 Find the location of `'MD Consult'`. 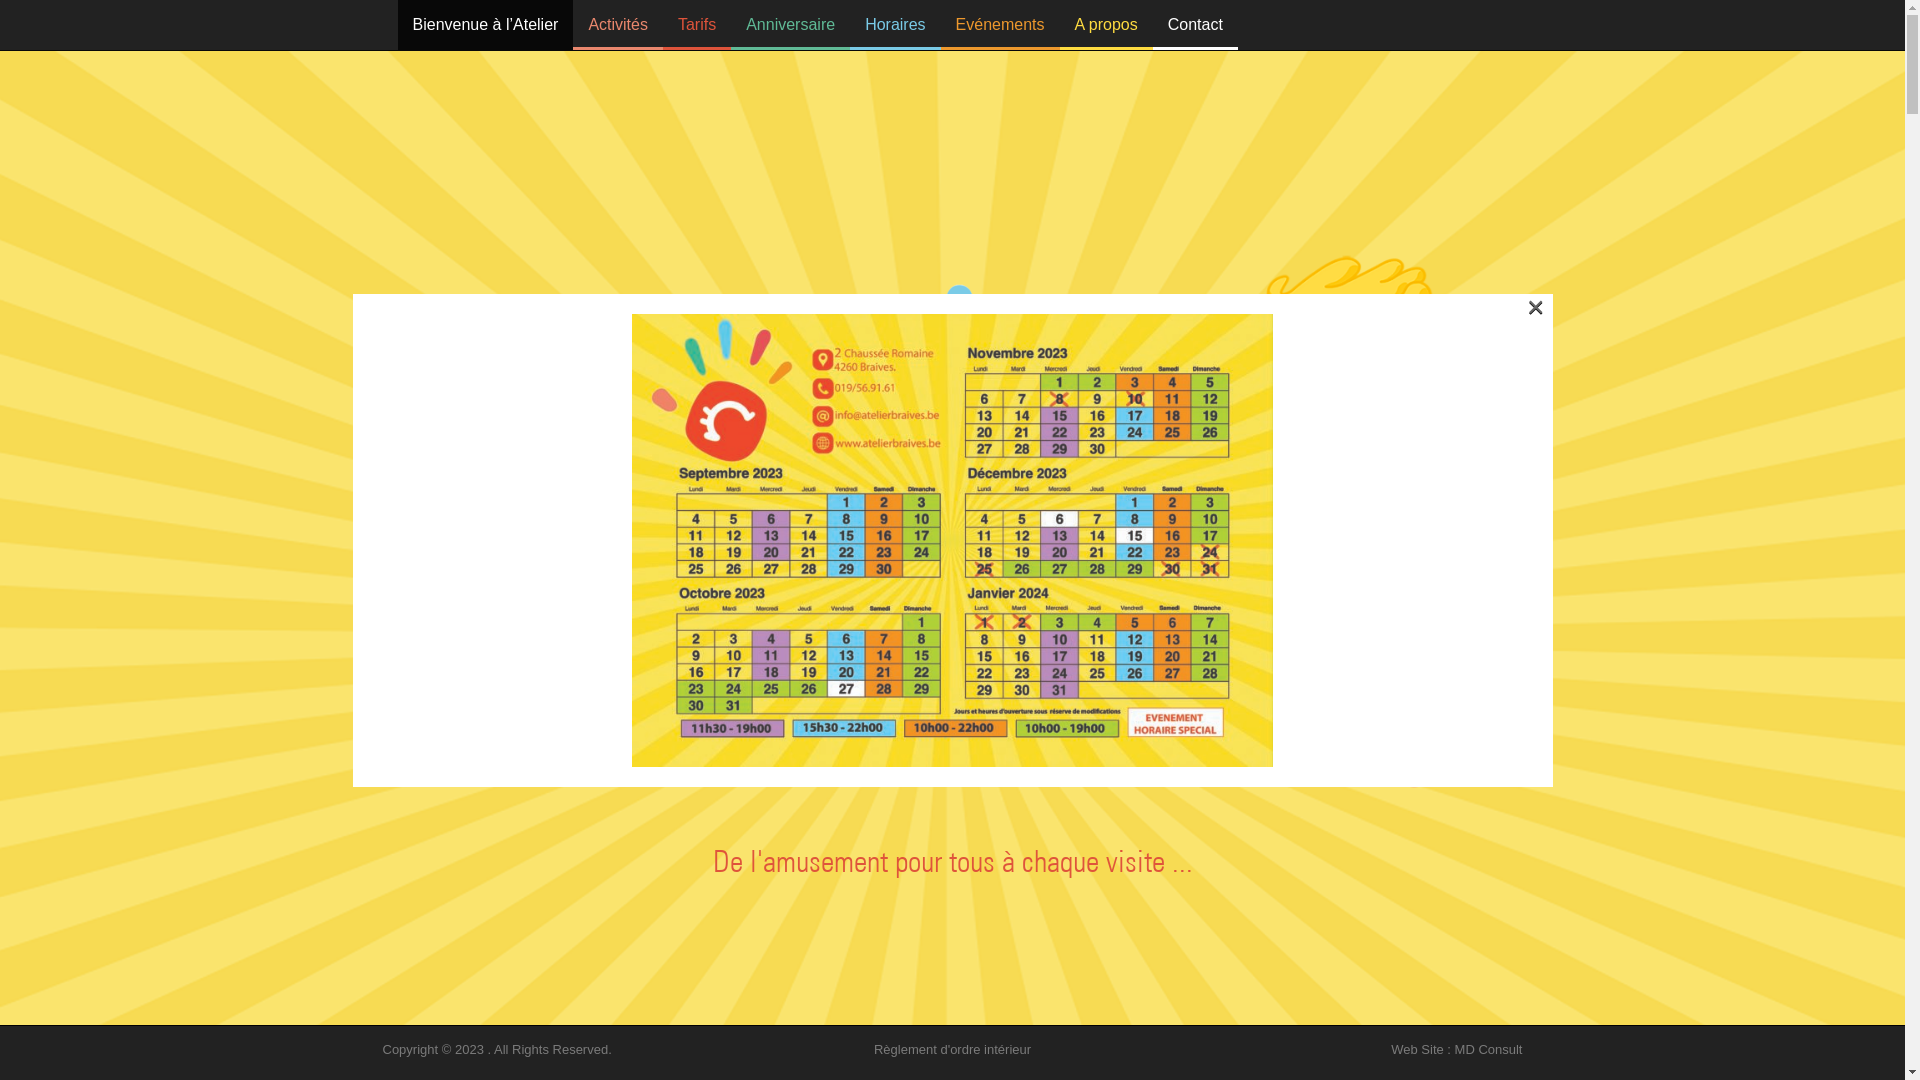

'MD Consult' is located at coordinates (1488, 1048).